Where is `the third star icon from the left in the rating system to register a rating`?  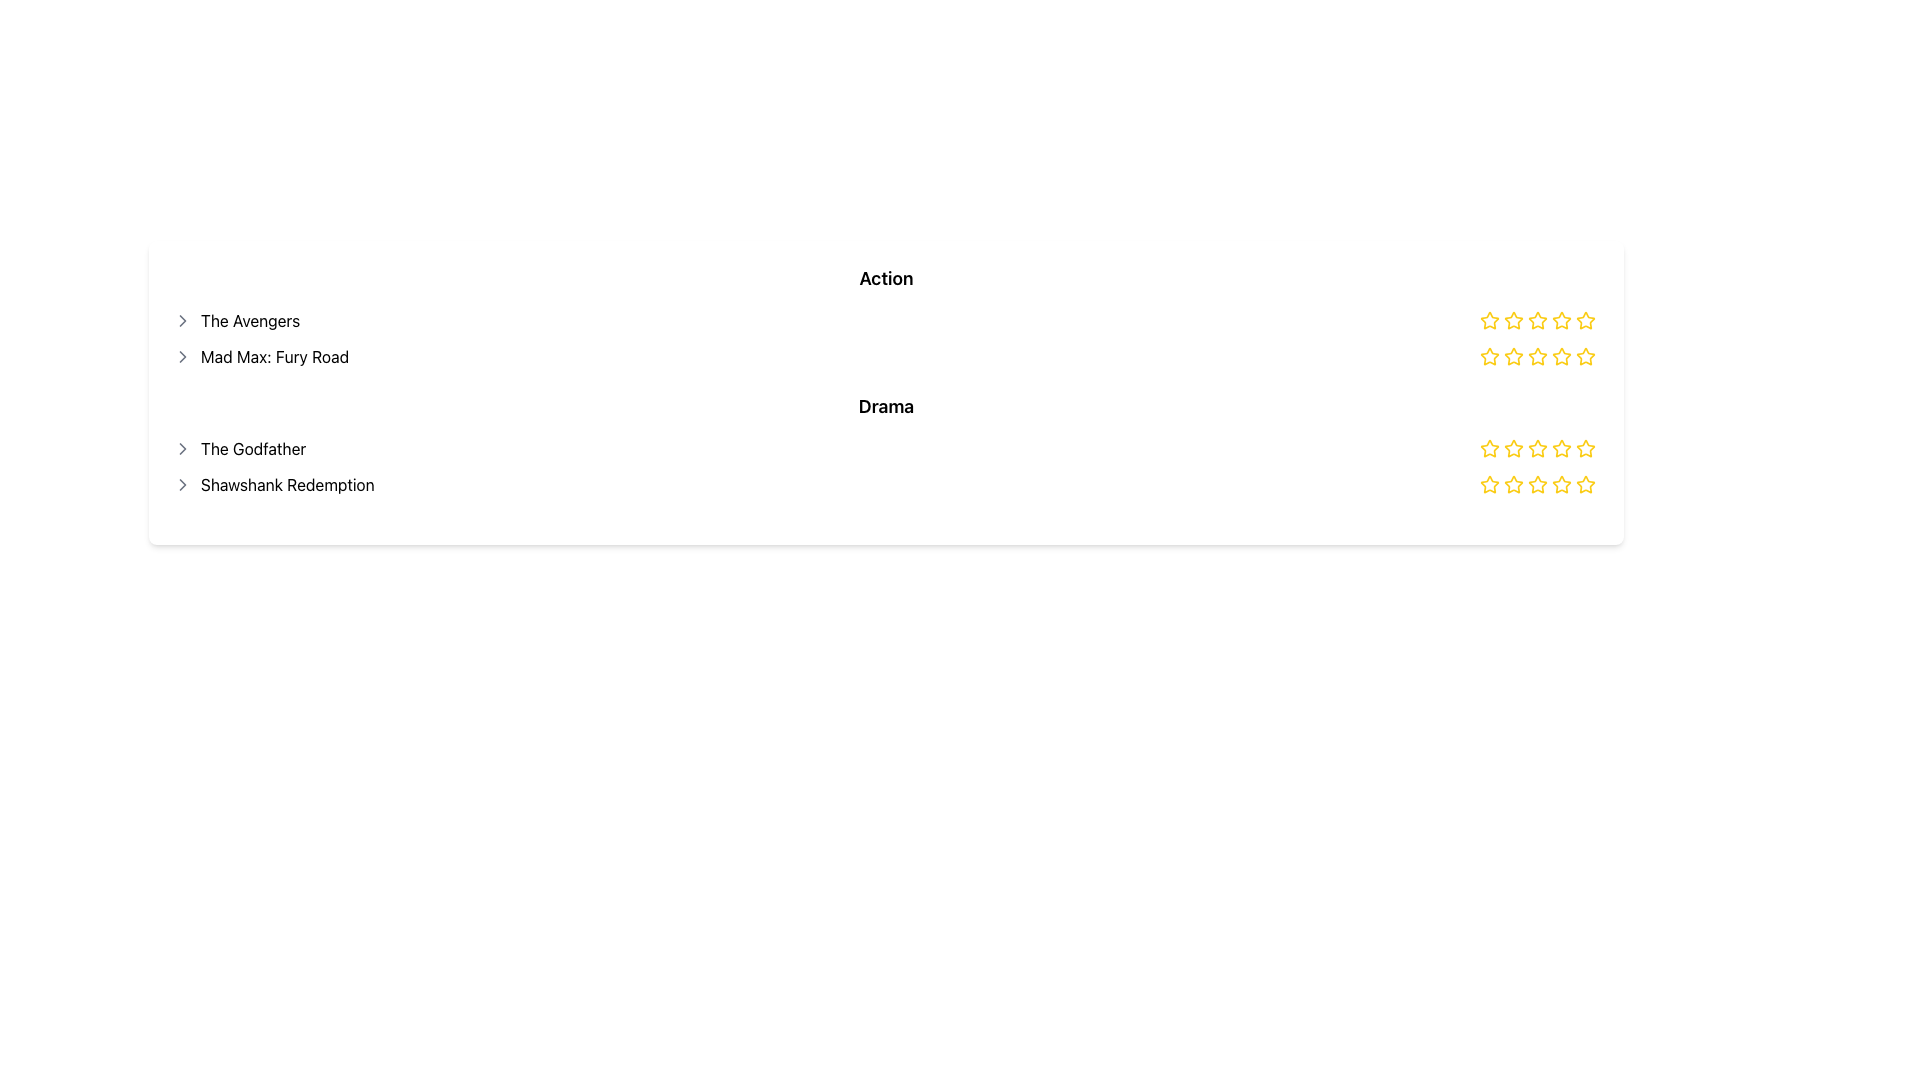 the third star icon from the left in the rating system to register a rating is located at coordinates (1513, 319).